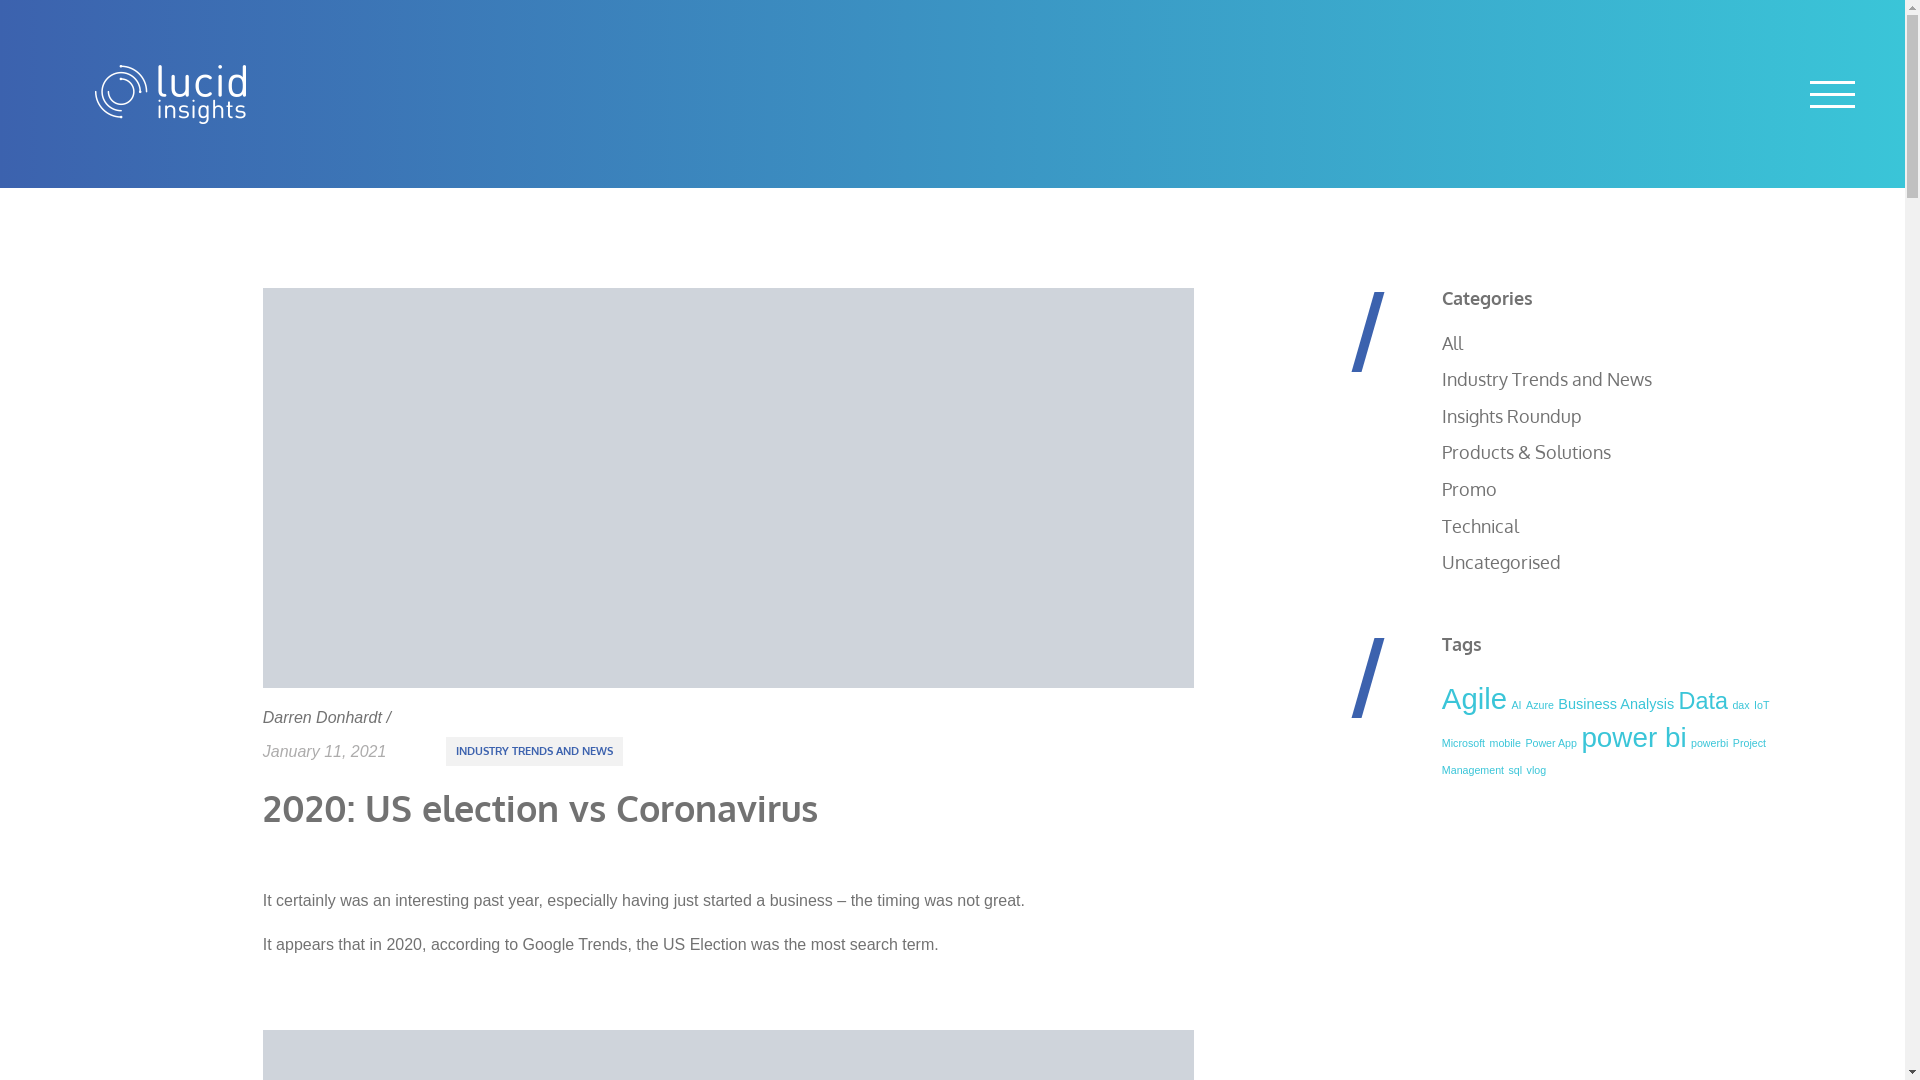  Describe the element at coordinates (1761, 704) in the screenshot. I see `'IoT'` at that location.